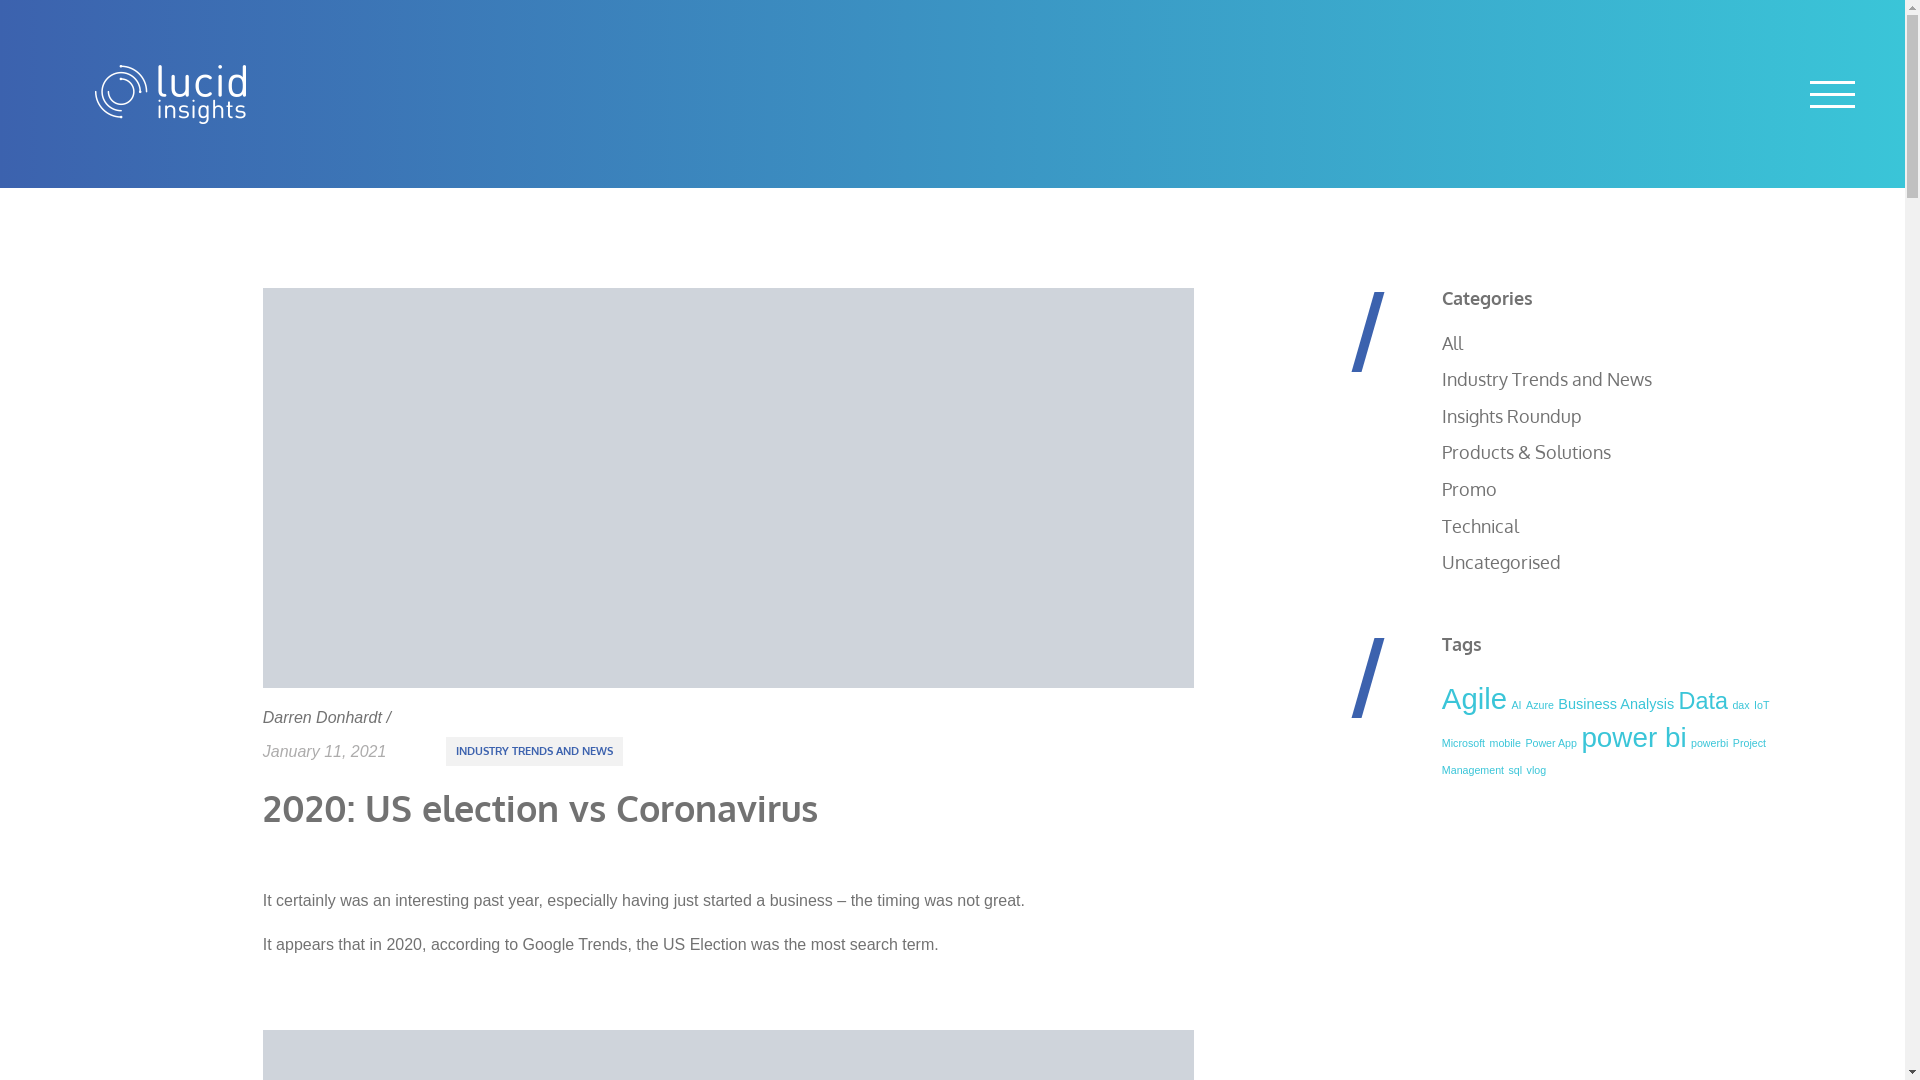  Describe the element at coordinates (1761, 704) in the screenshot. I see `'IoT'` at that location.